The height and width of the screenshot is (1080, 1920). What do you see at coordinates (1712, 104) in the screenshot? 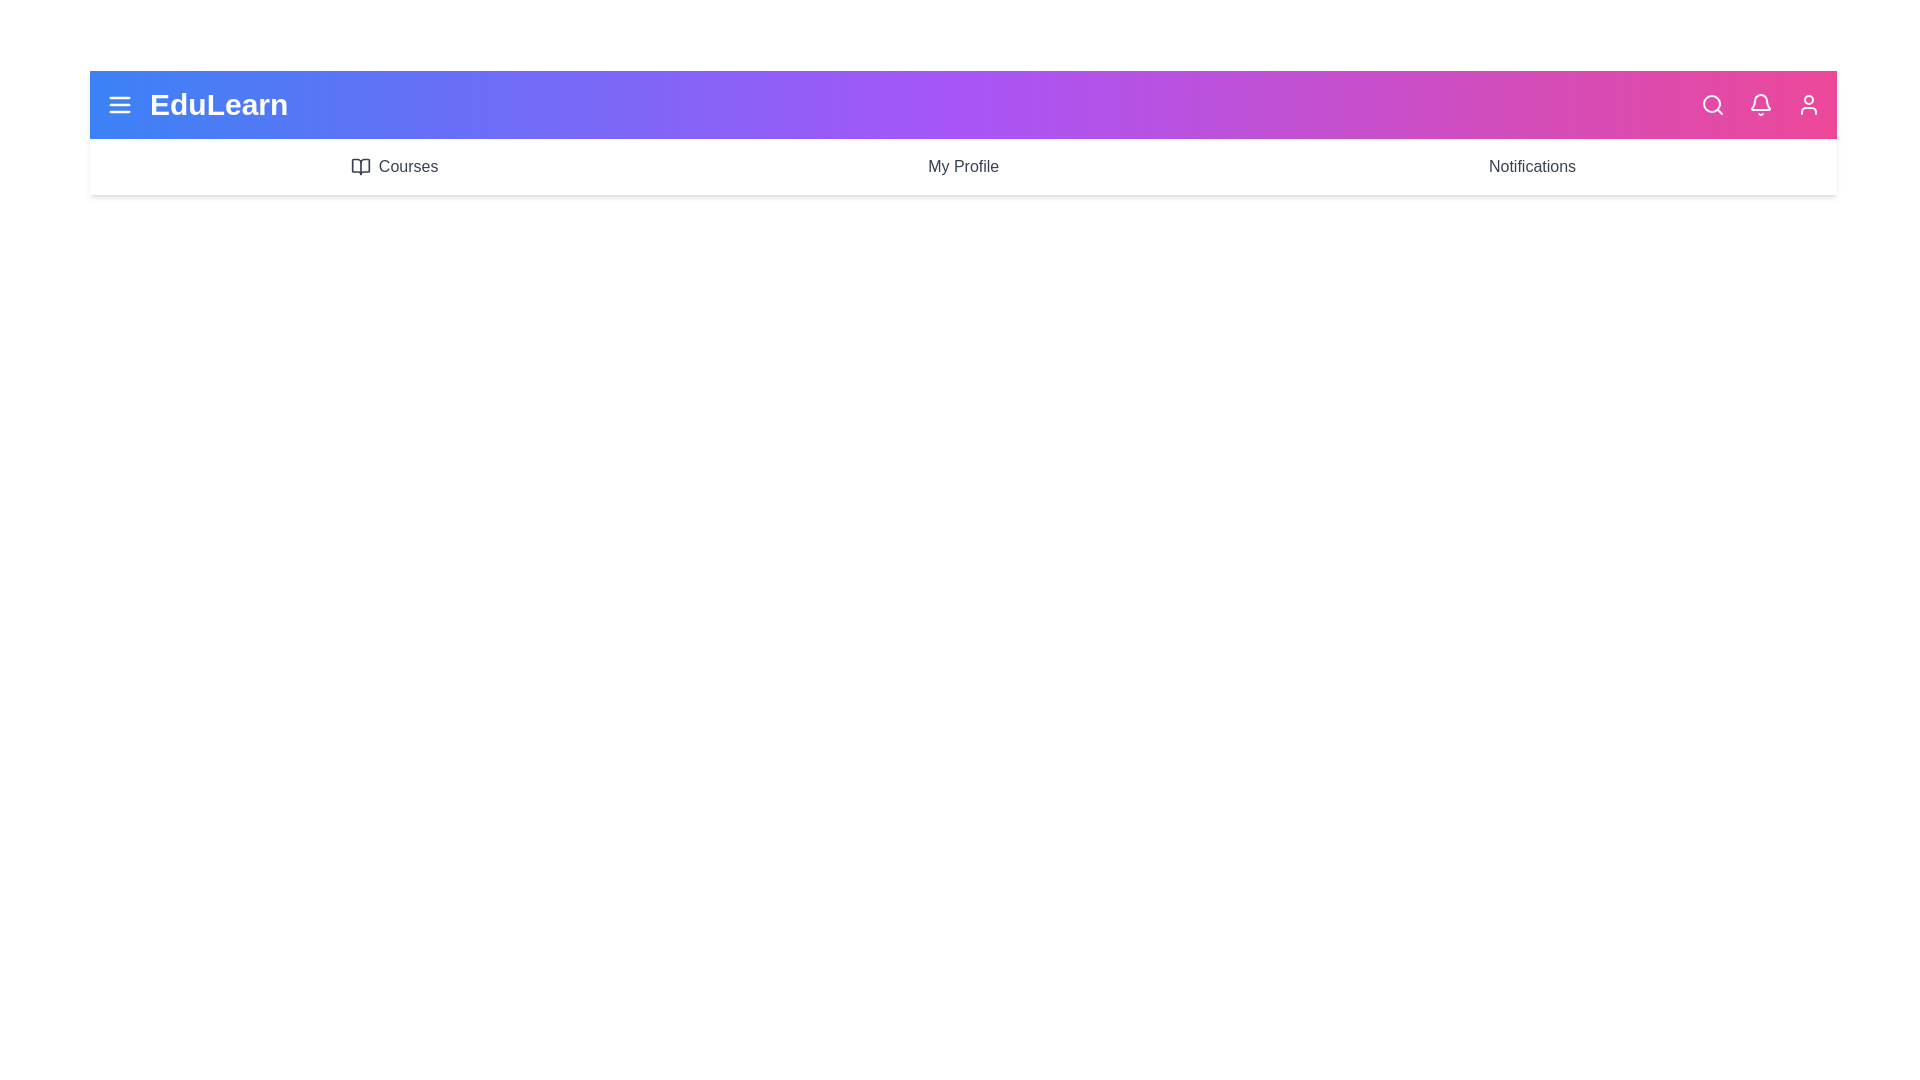
I see `the search icon to activate the search functionality` at bounding box center [1712, 104].